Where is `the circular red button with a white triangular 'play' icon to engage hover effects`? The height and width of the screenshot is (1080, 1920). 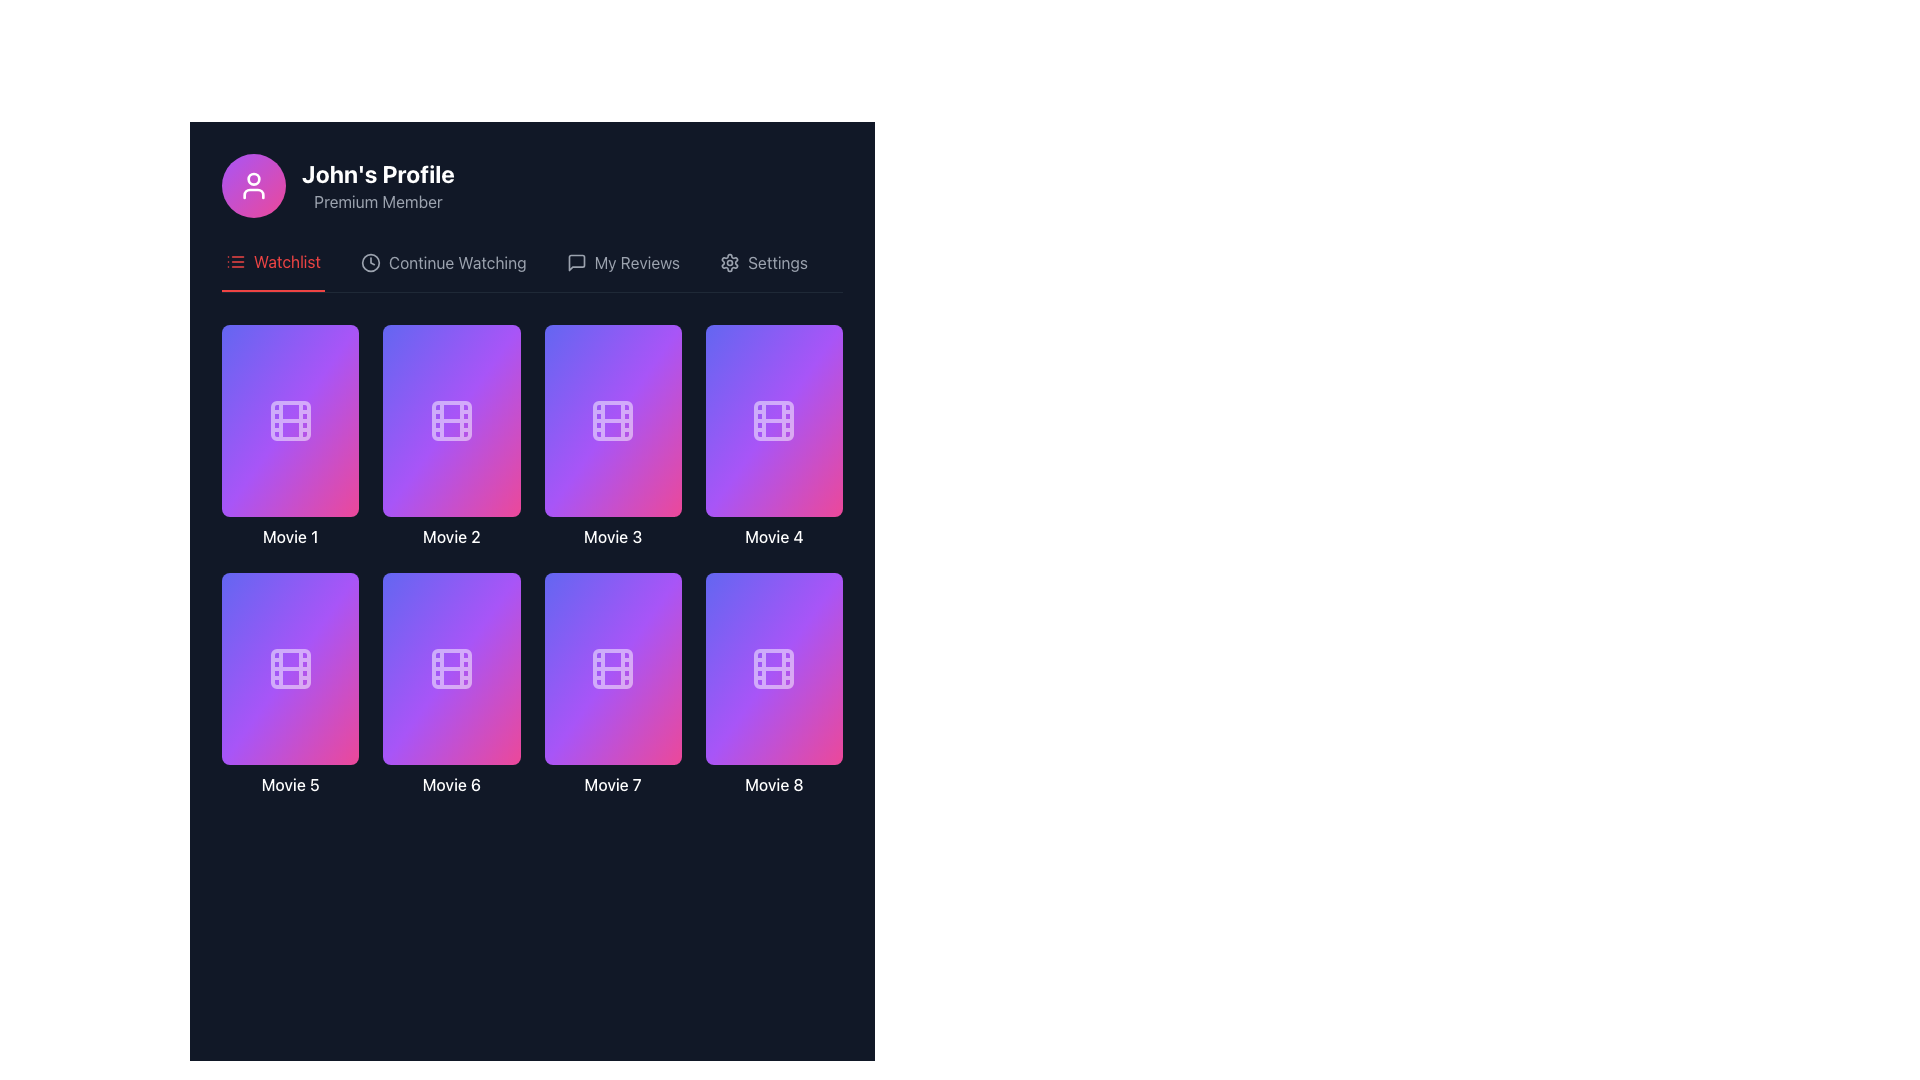 the circular red button with a white triangular 'play' icon to engage hover effects is located at coordinates (612, 410).